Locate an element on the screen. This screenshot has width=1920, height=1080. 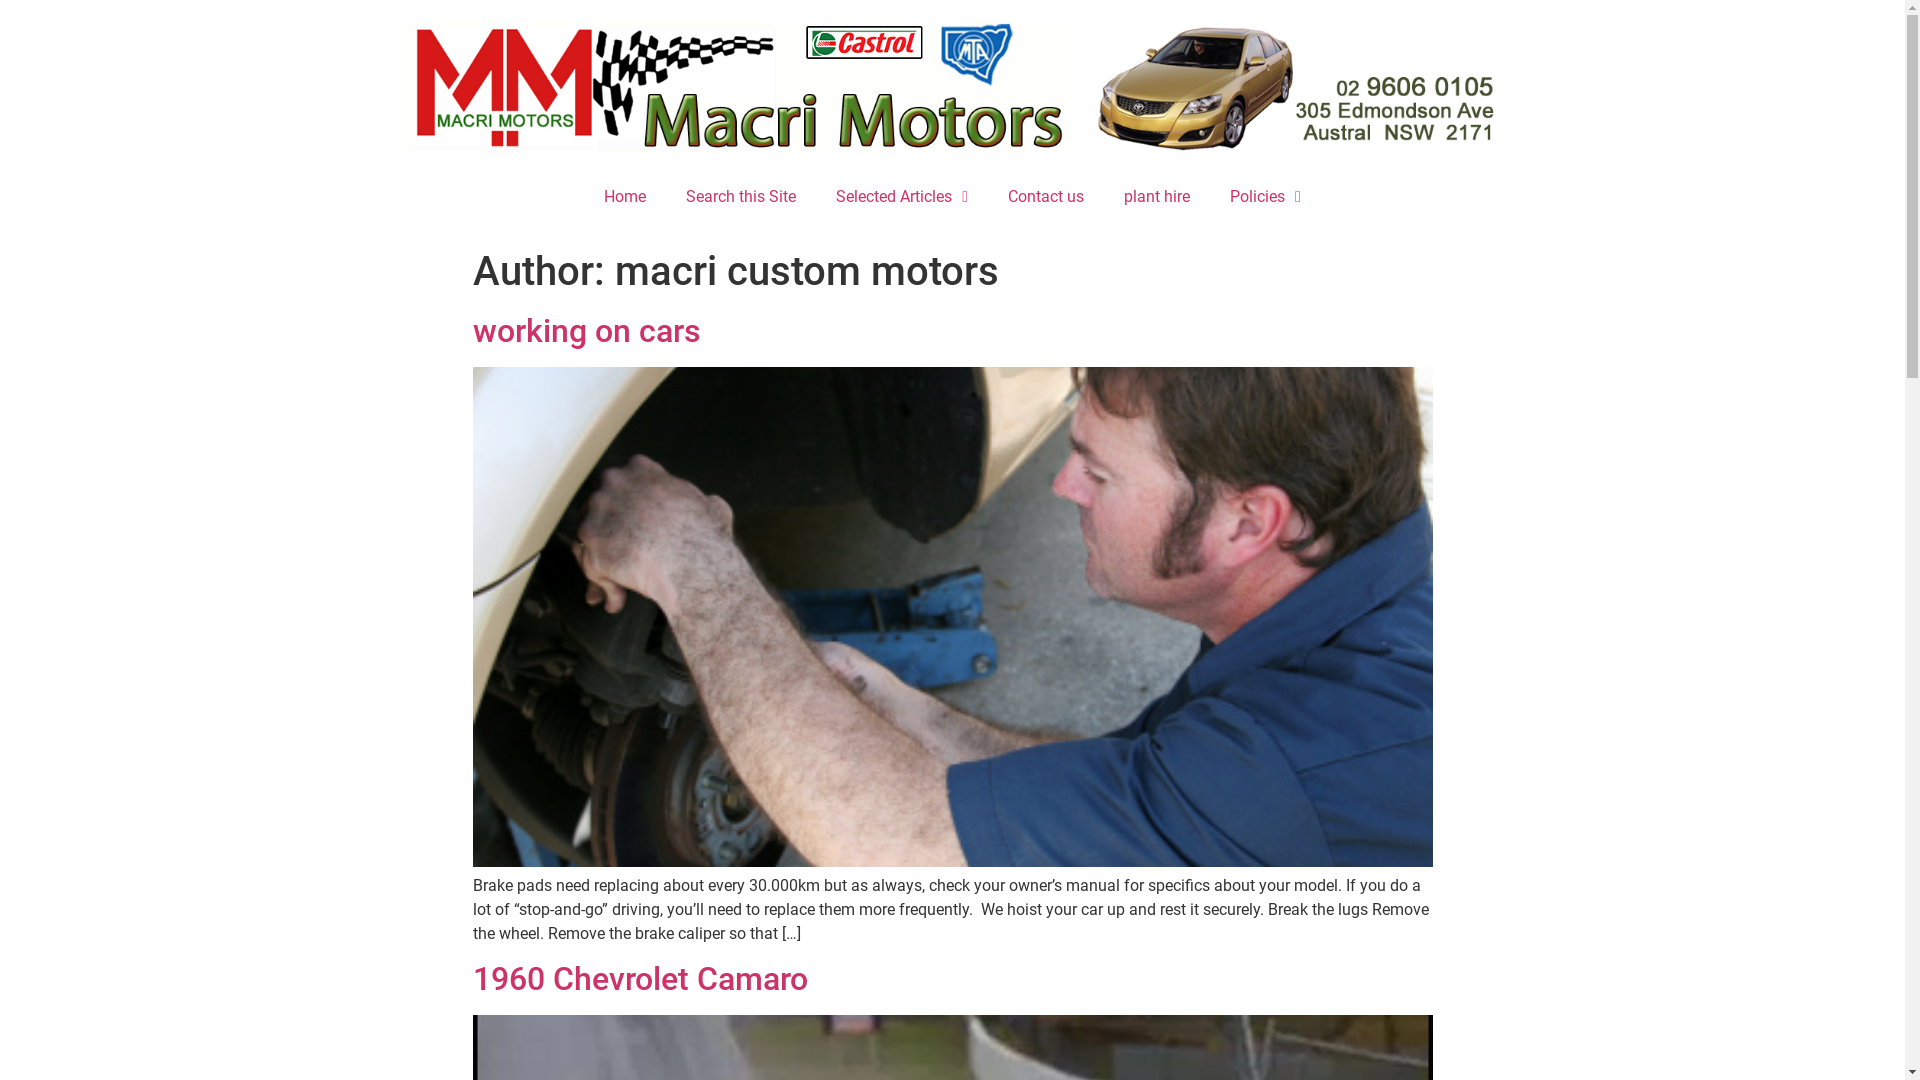
'working on cars' is located at coordinates (584, 330).